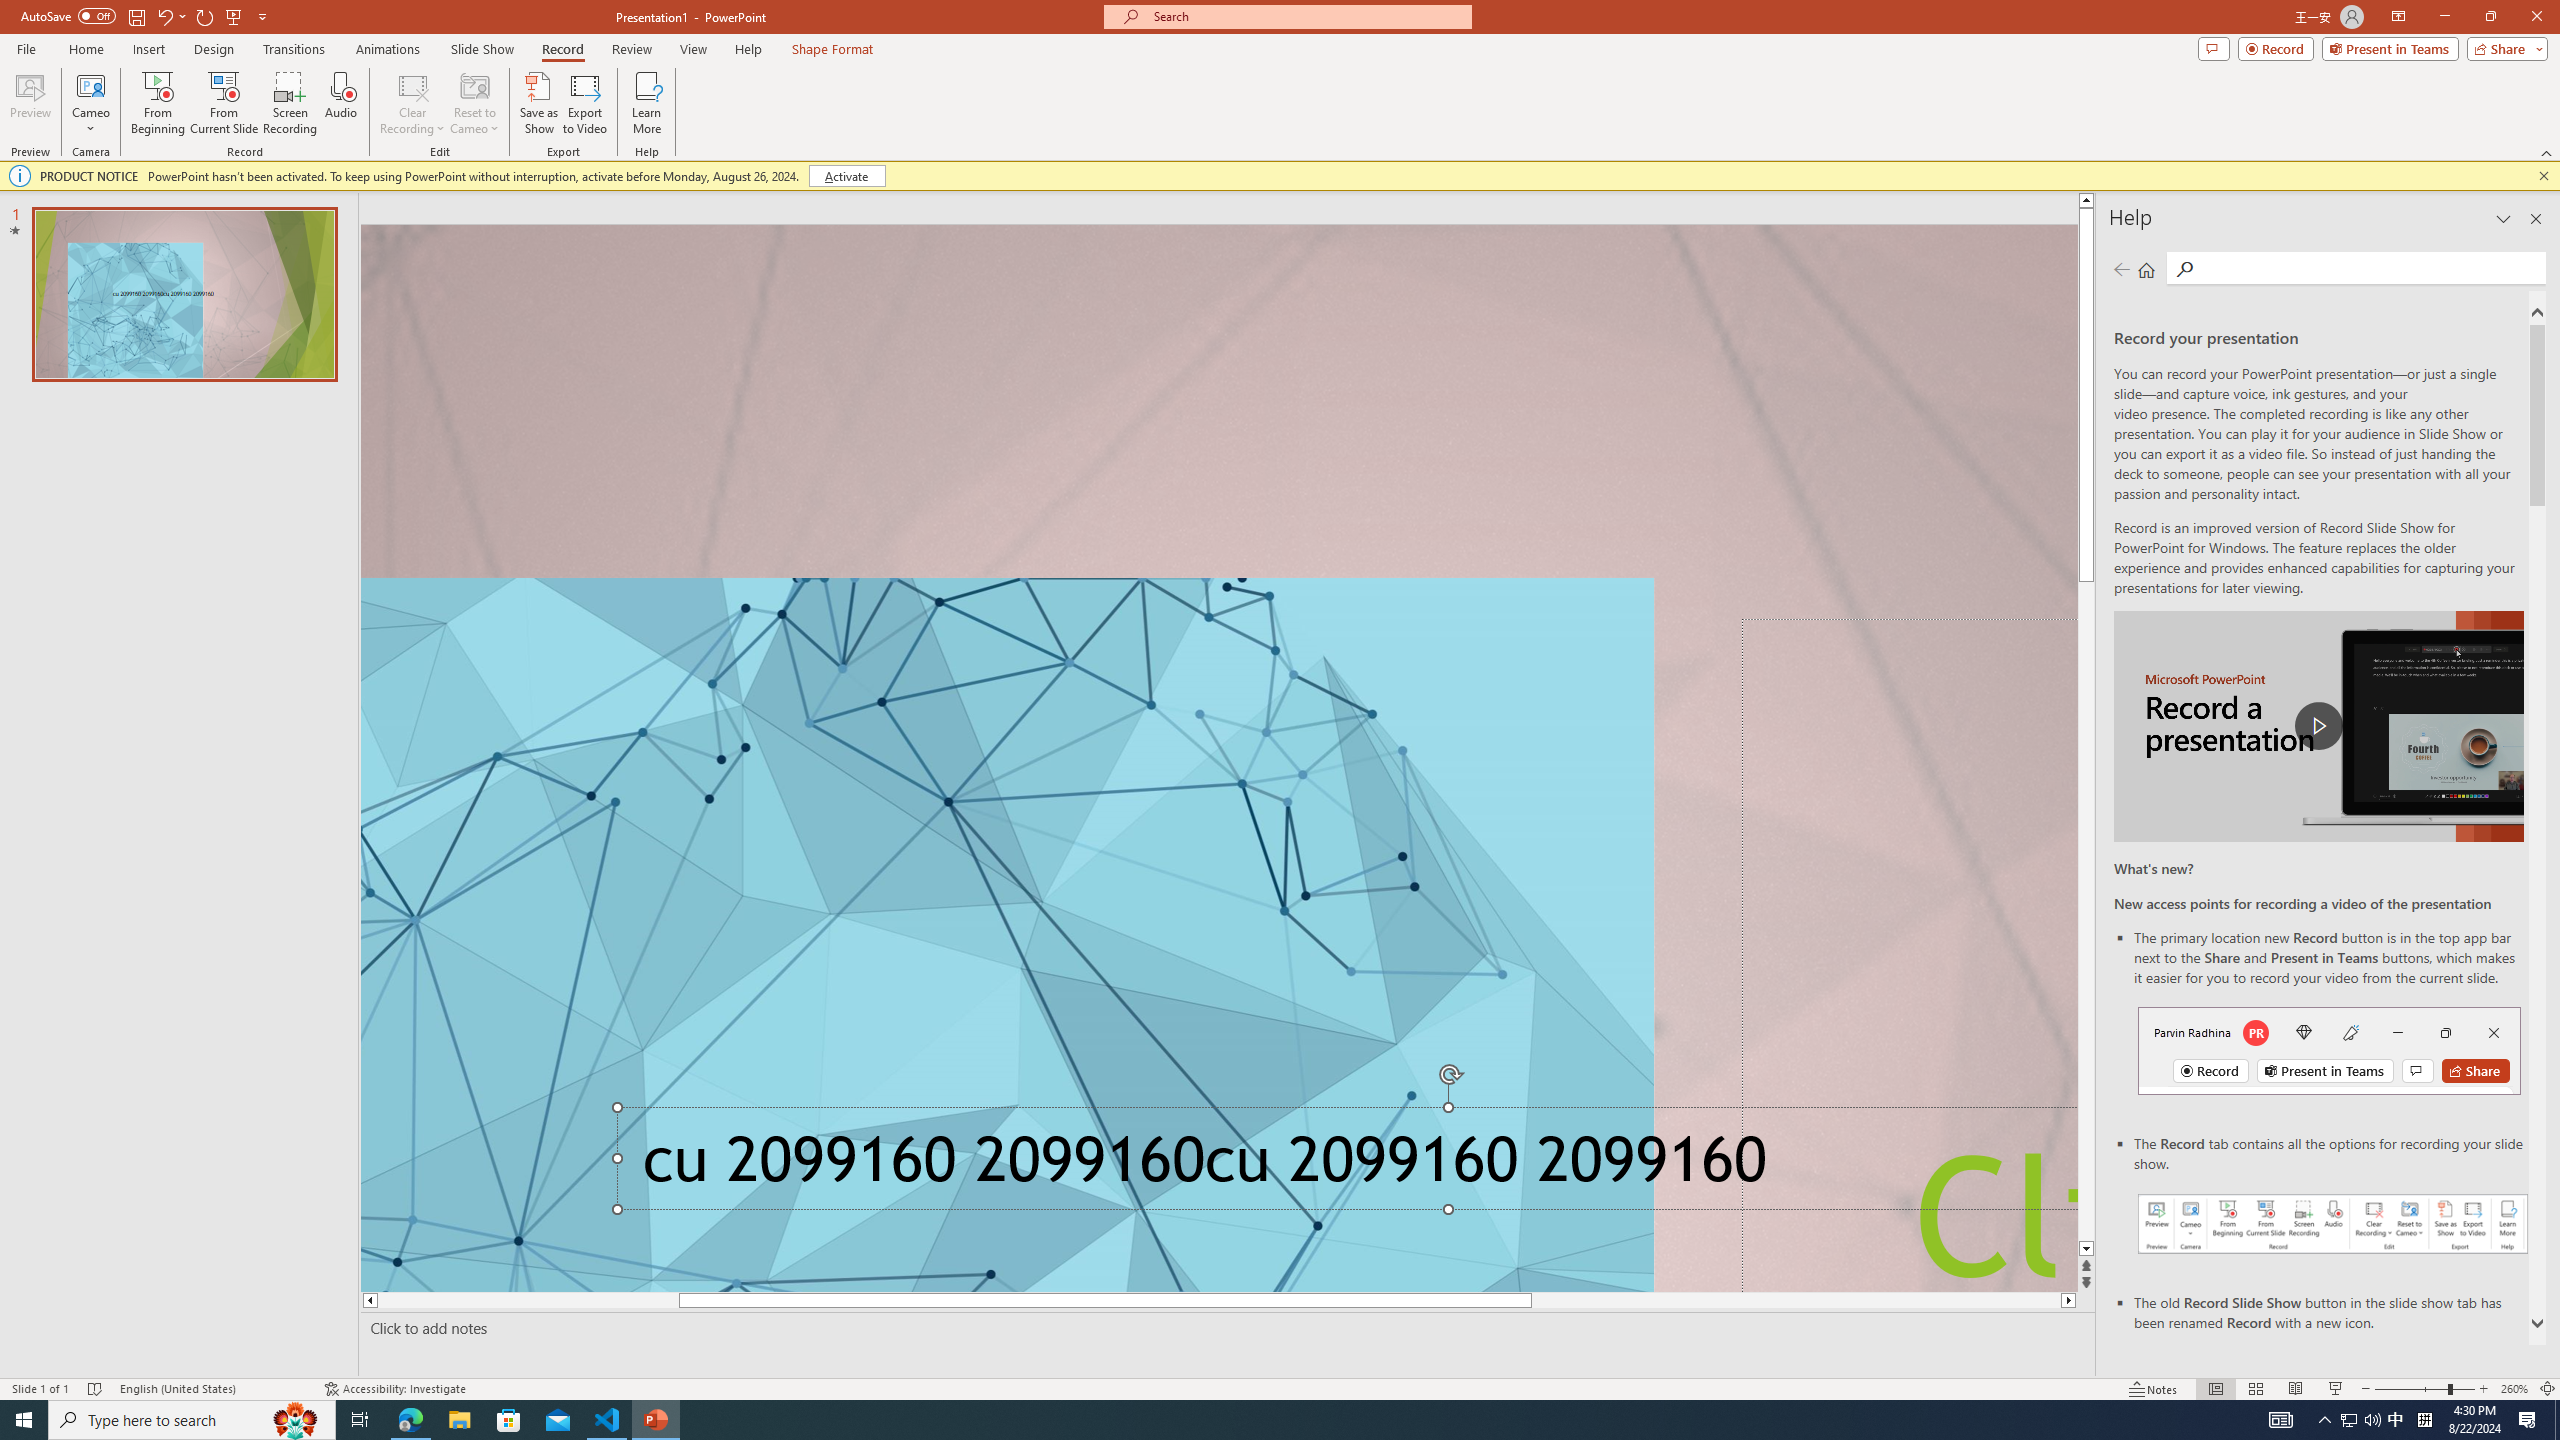 This screenshot has width=2560, height=1440. Describe the element at coordinates (412, 103) in the screenshot. I see `'Clear Recording'` at that location.